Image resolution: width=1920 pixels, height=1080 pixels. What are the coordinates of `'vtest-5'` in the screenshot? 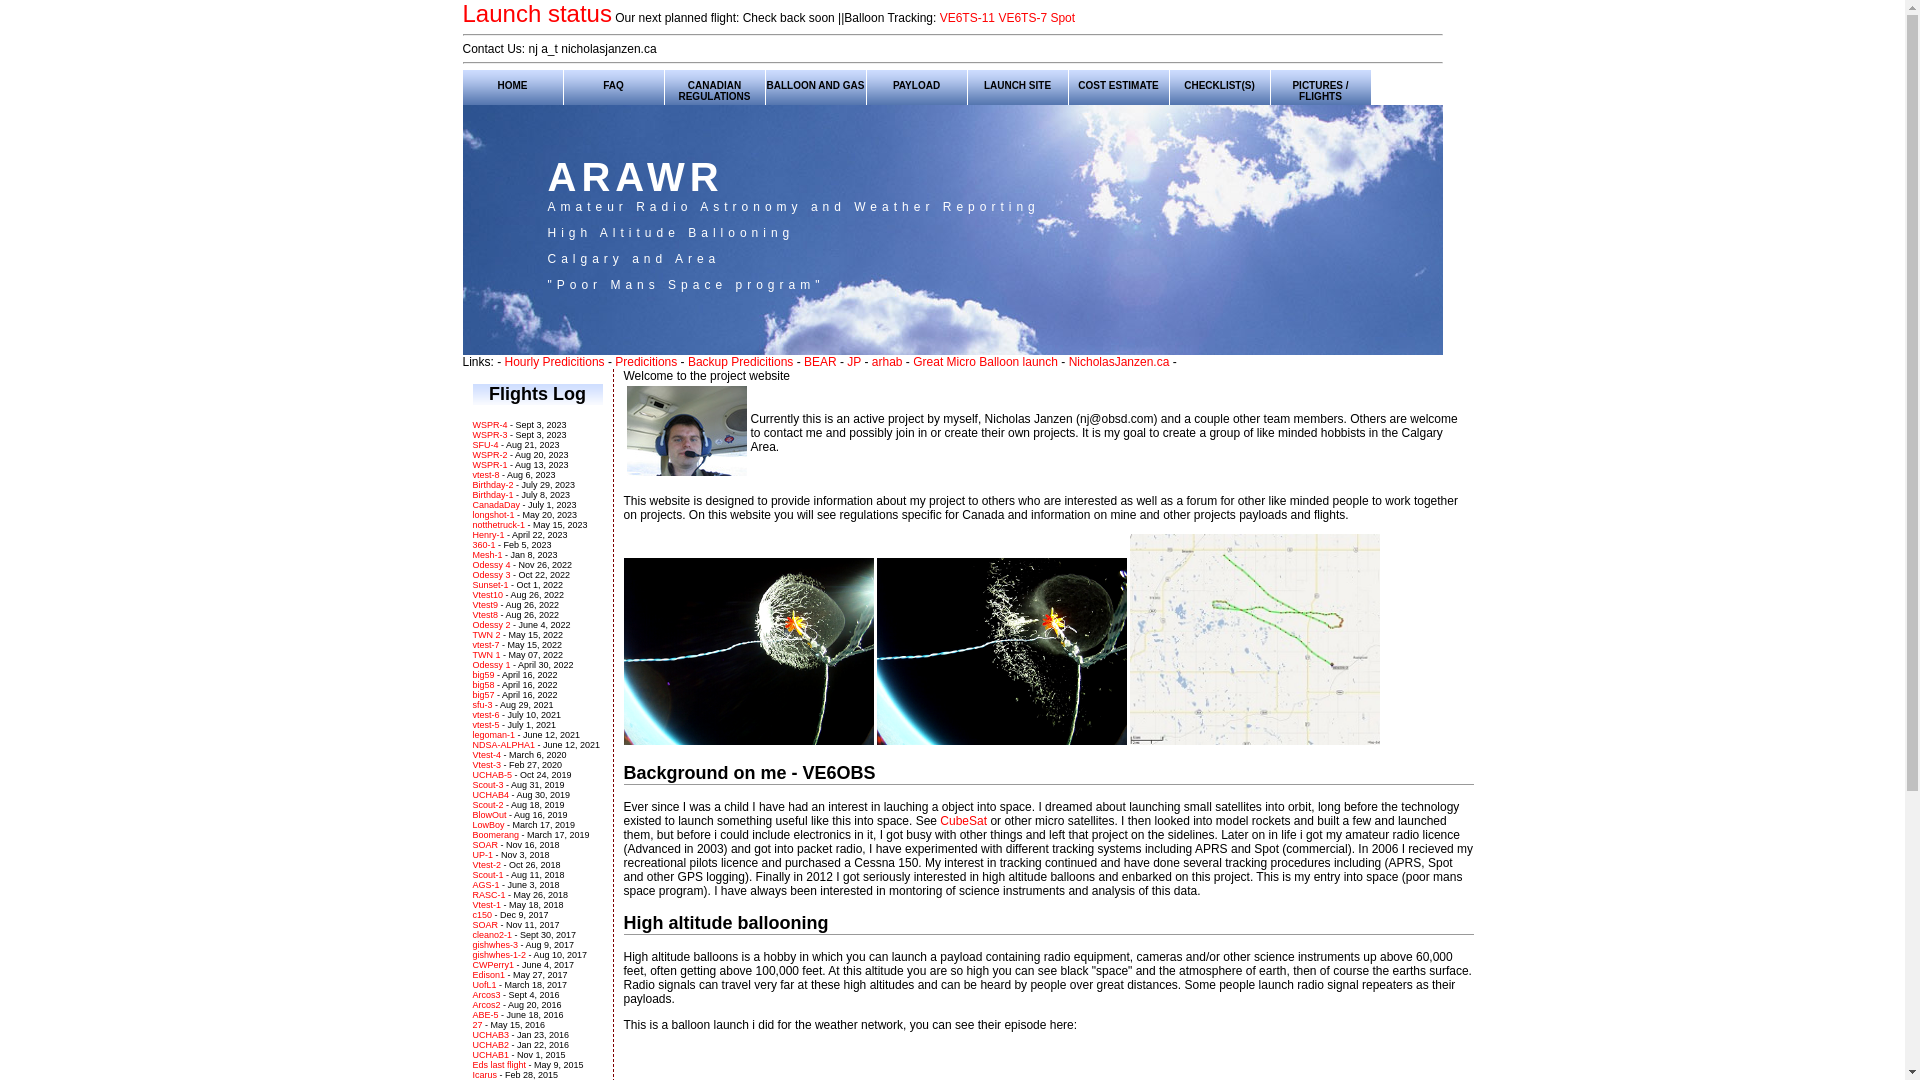 It's located at (485, 725).